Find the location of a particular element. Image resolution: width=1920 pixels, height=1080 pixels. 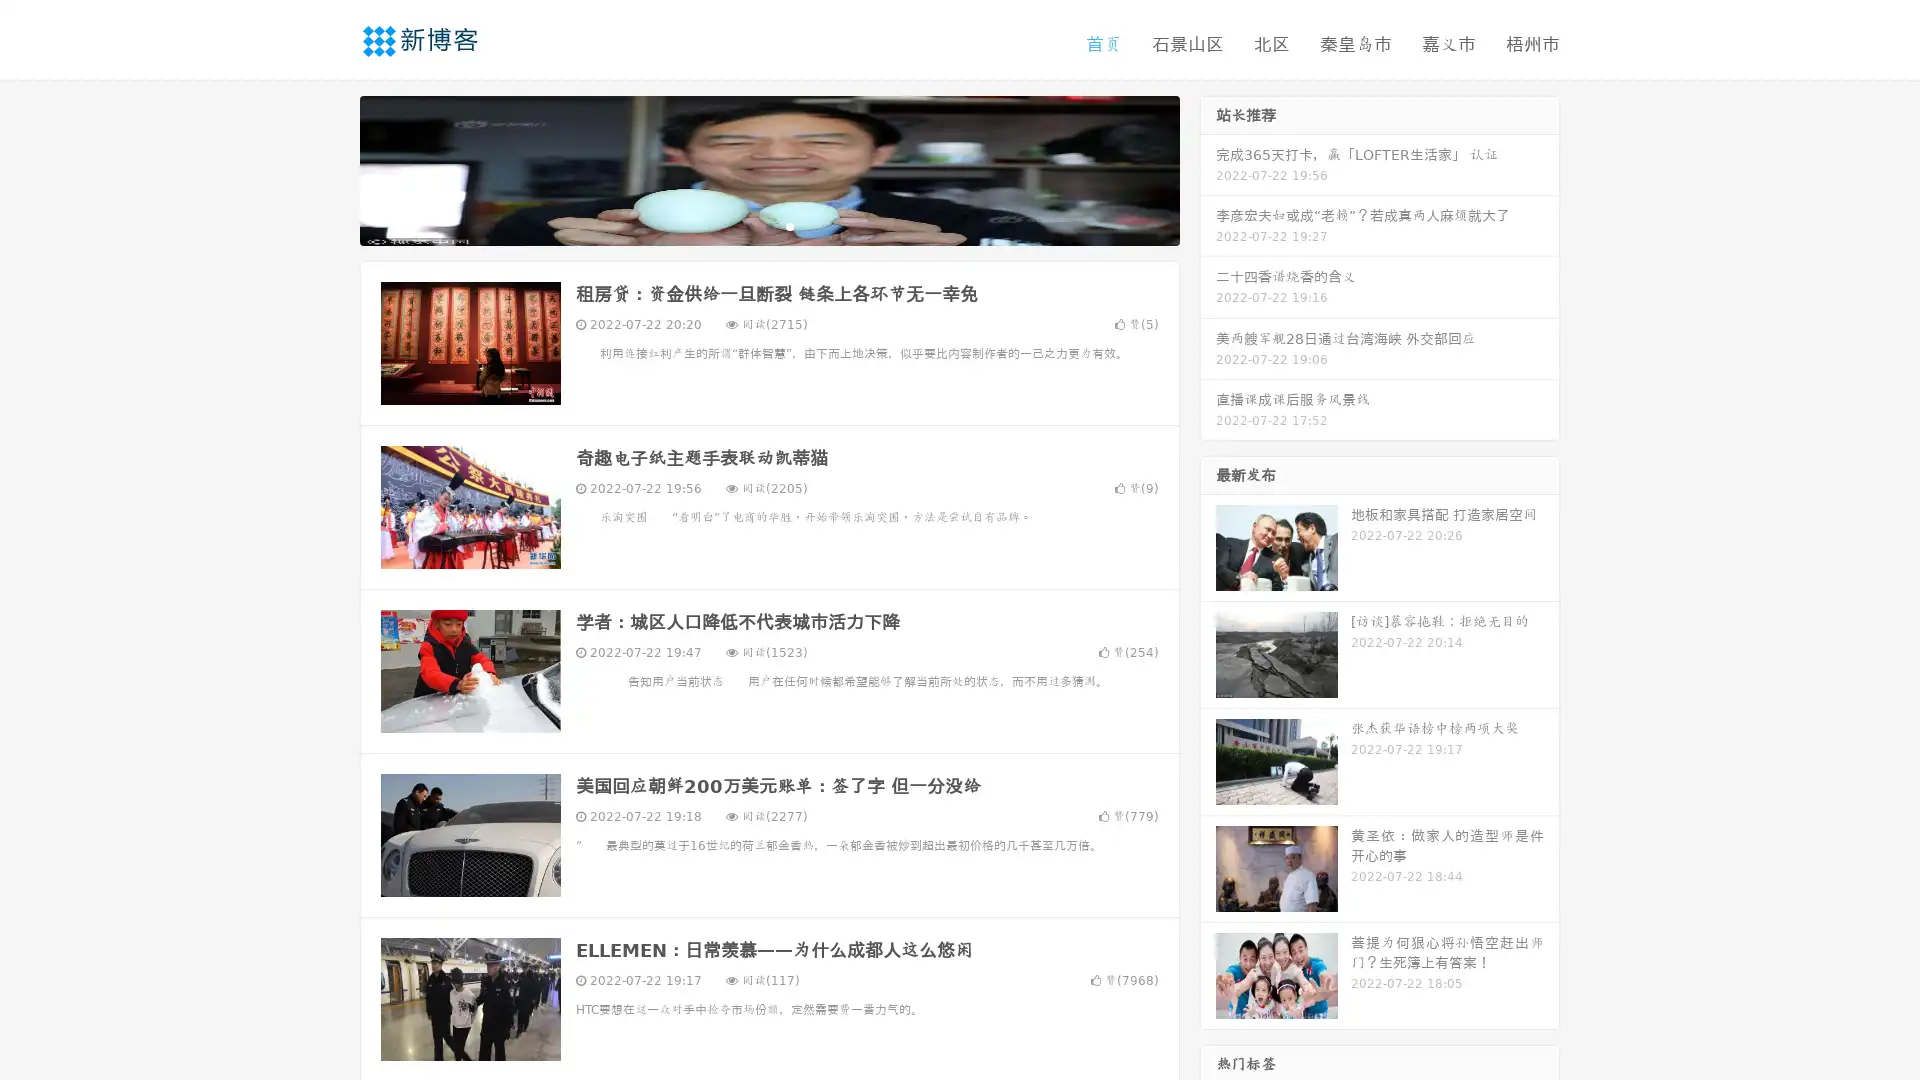

Go to slide 2 is located at coordinates (768, 225).